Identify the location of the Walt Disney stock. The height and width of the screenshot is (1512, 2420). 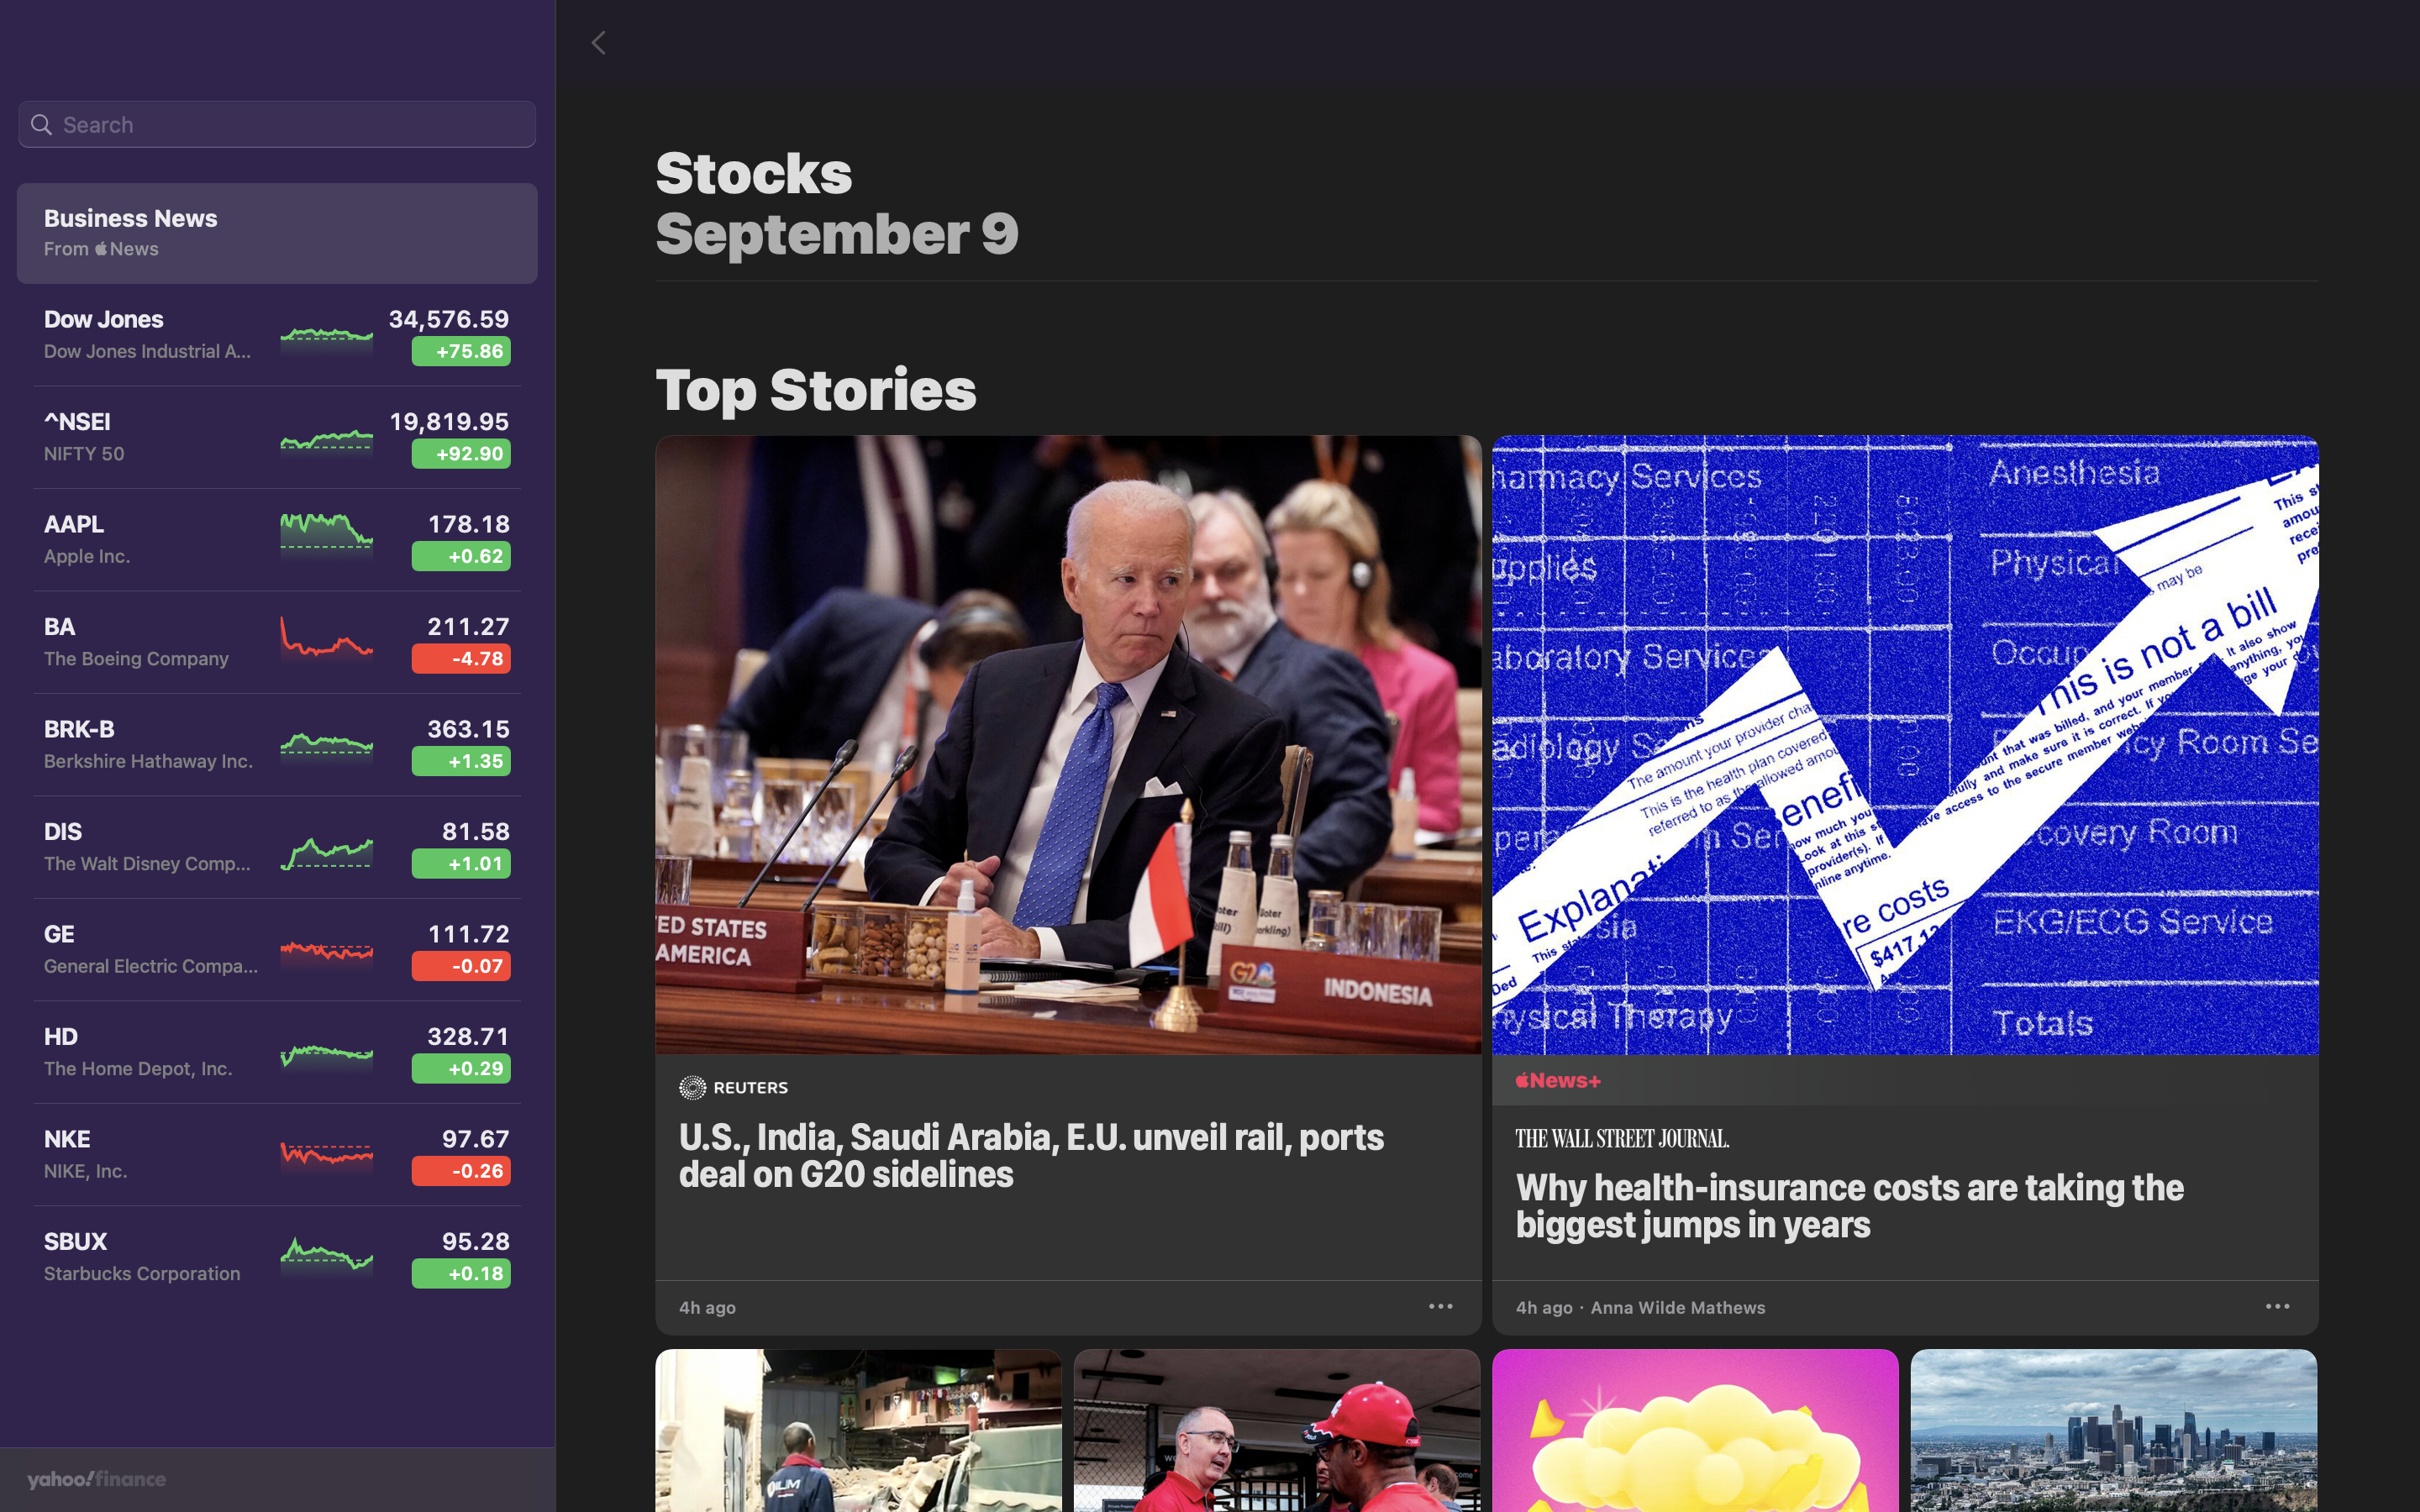
(270, 851).